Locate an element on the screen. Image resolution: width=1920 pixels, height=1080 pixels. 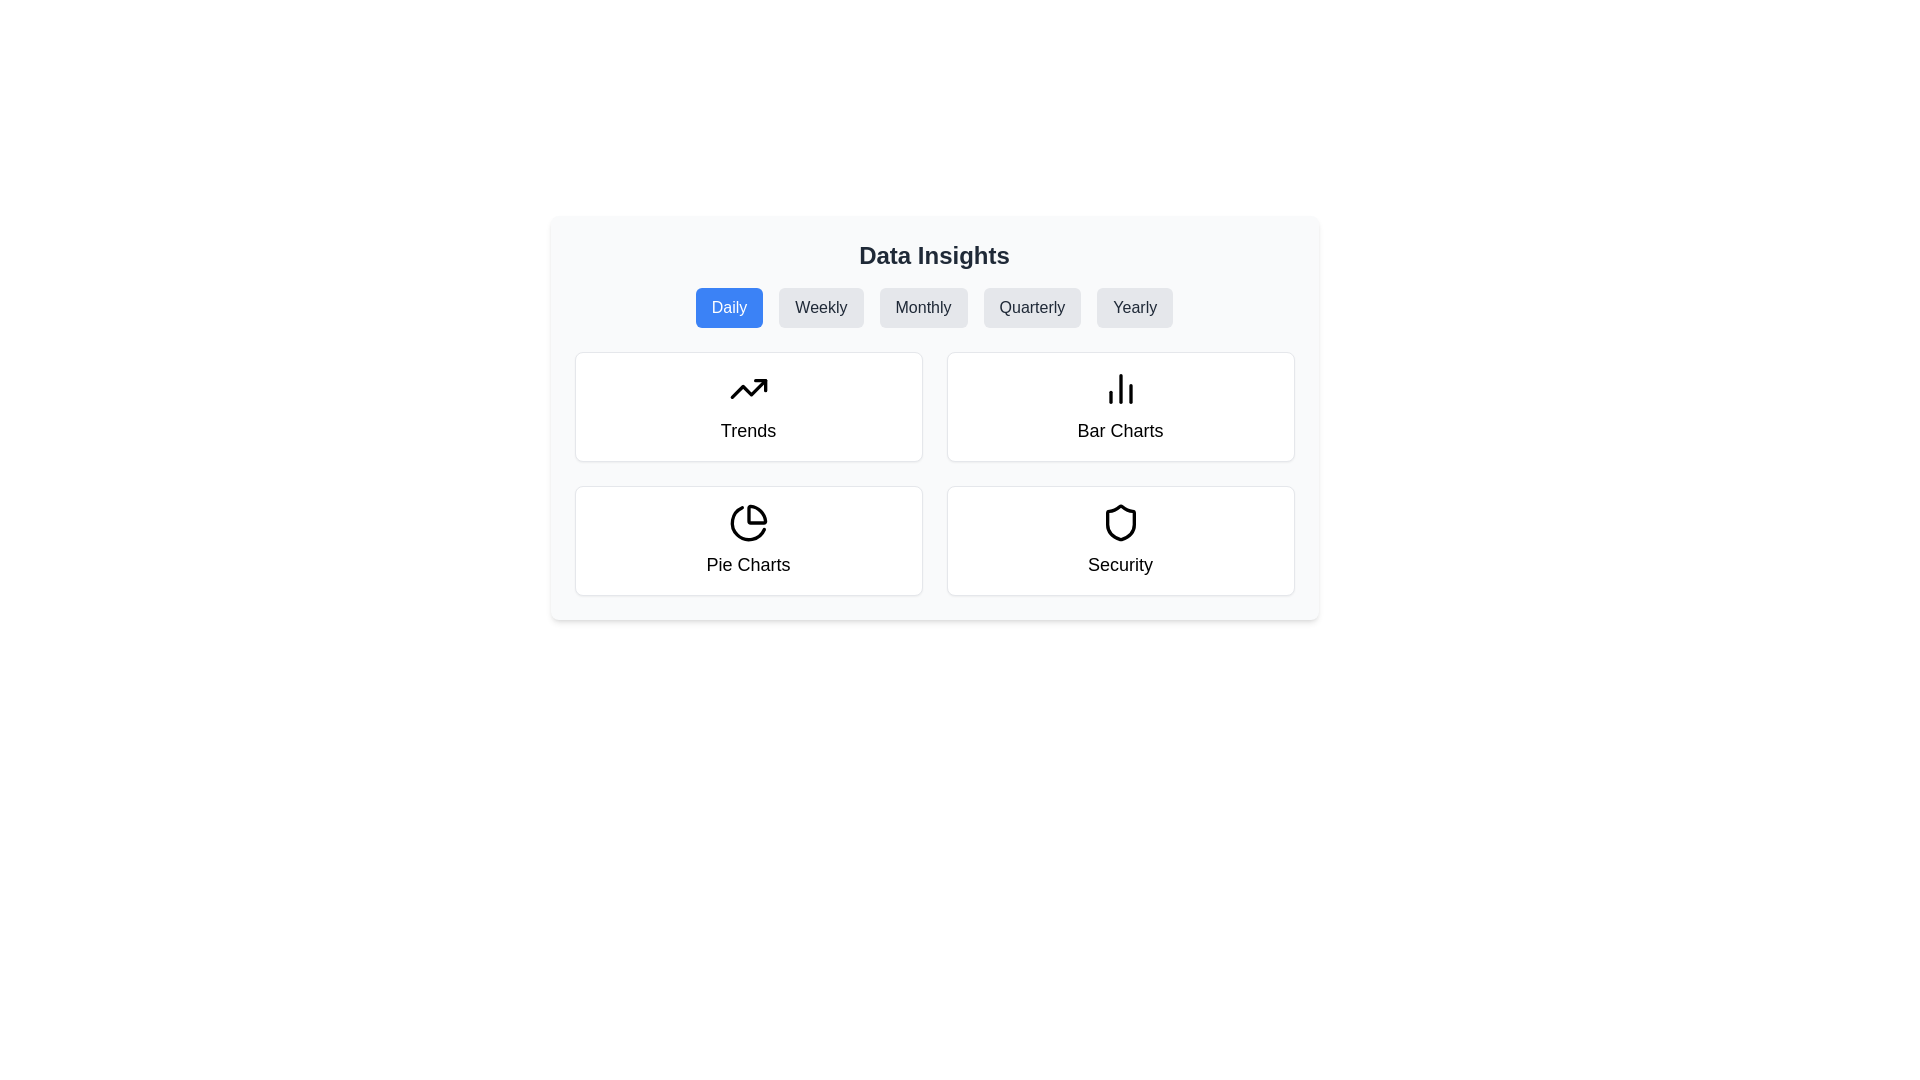
the 'Yearly' button, which is a rounded rectangular button with a light gray background and dark gray text is located at coordinates (1135, 308).